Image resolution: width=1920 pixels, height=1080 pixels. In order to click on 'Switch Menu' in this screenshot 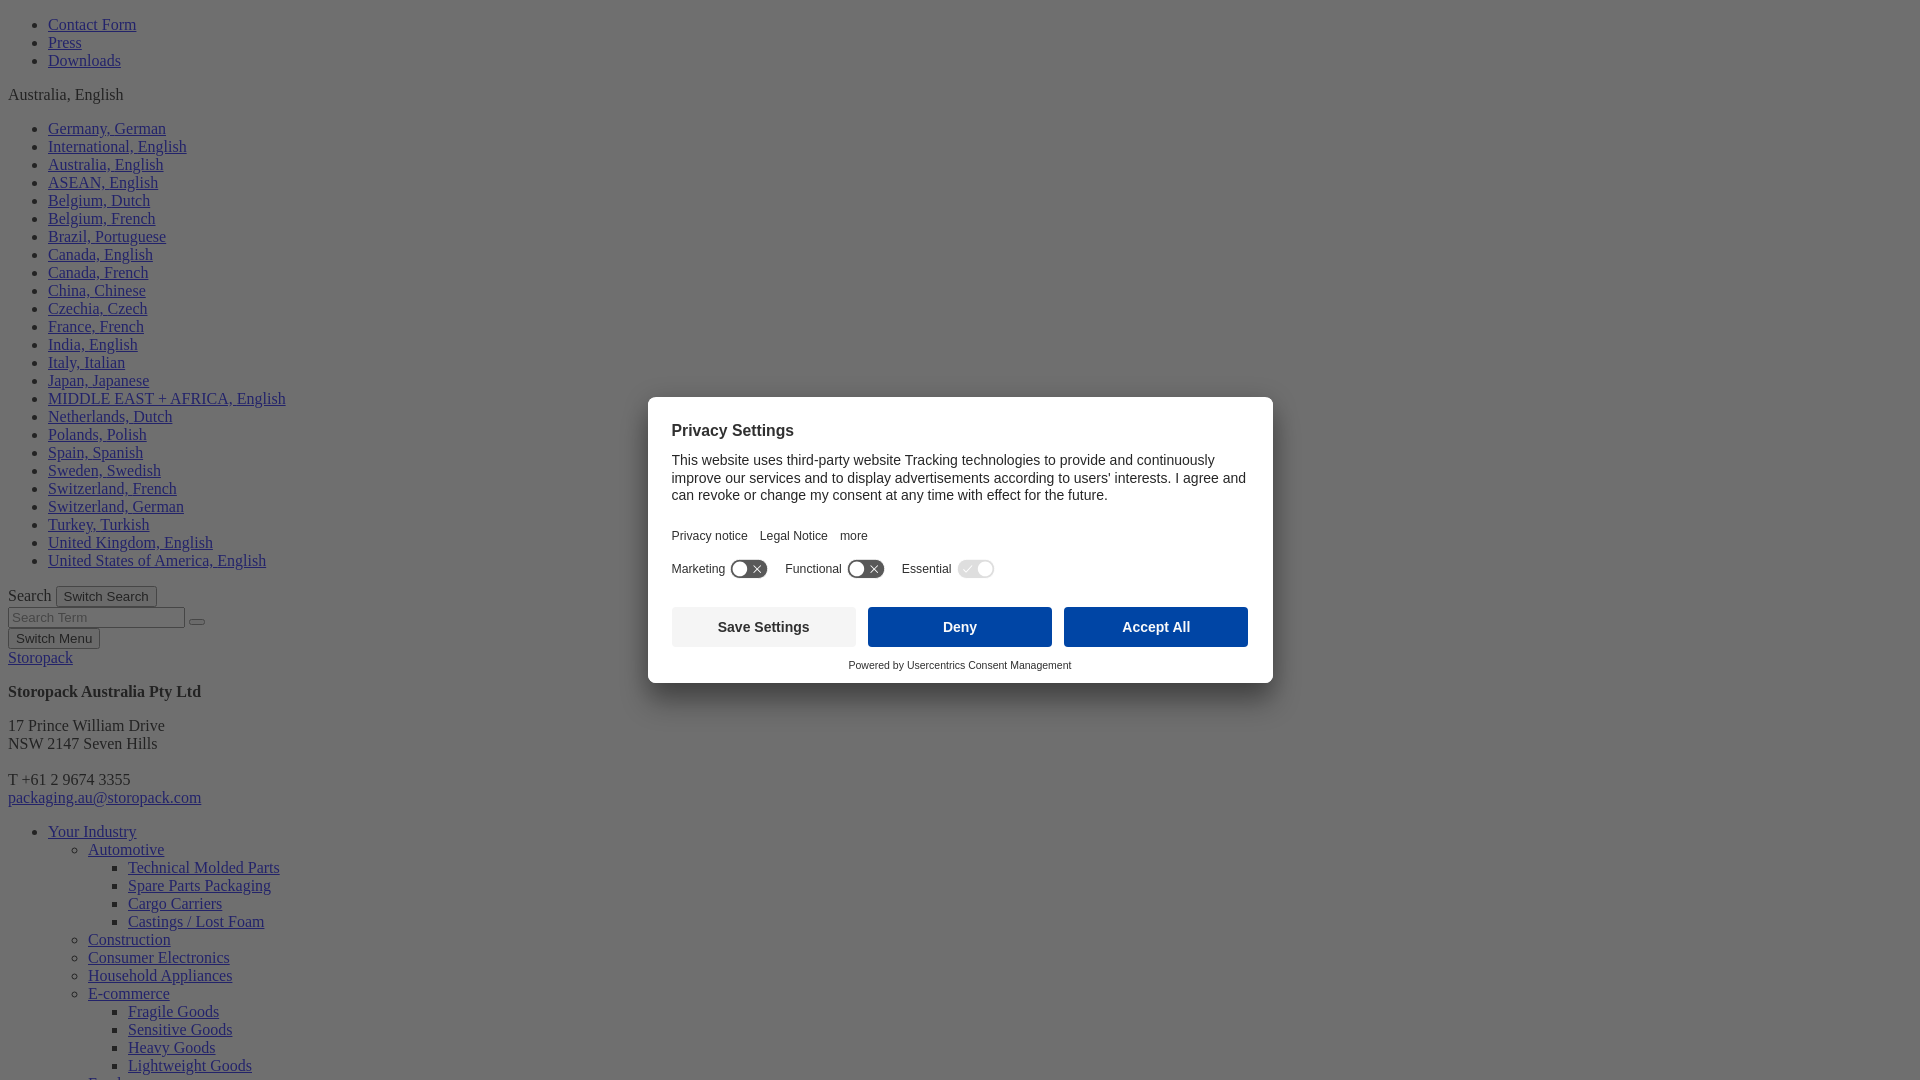, I will do `click(53, 638)`.